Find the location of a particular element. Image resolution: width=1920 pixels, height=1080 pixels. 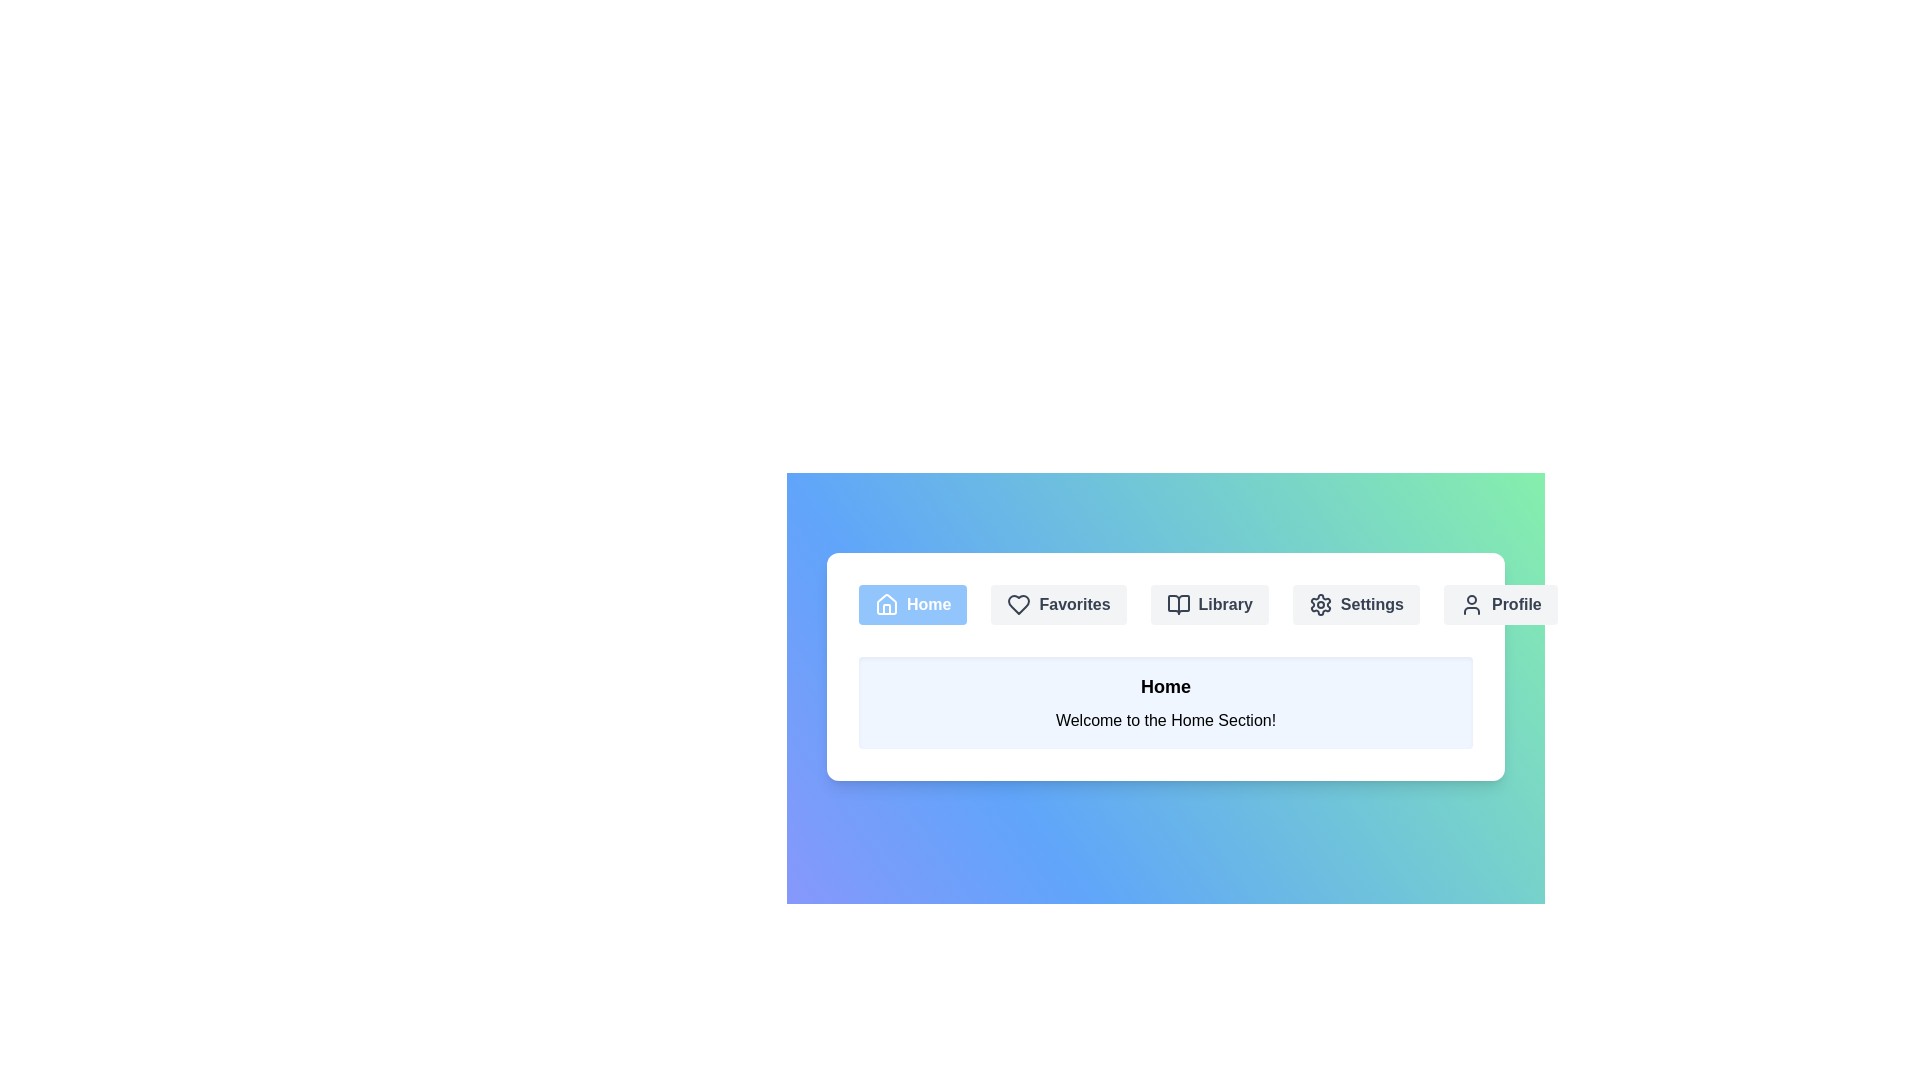

the 'Profile' button, which is styled with a white background, rounded edges, and contains a user silhouette icon is located at coordinates (1499, 604).